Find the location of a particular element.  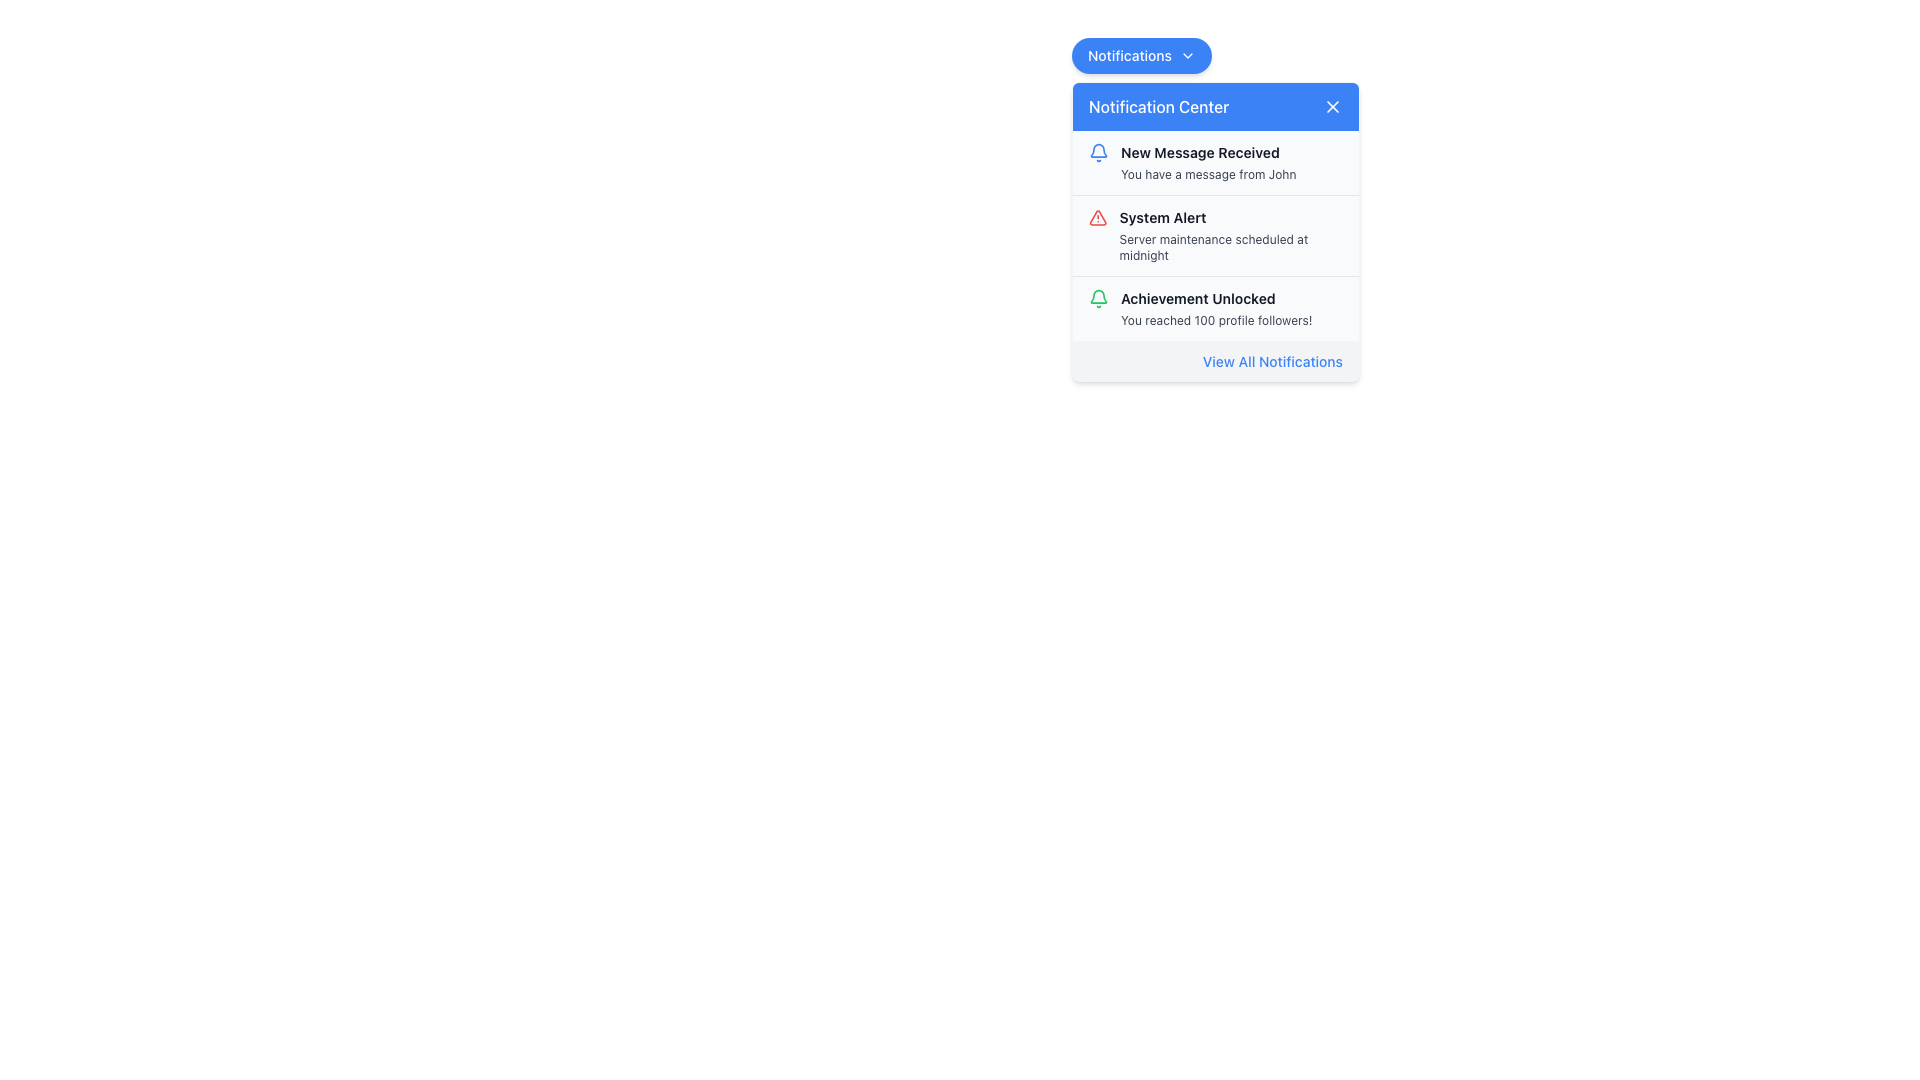

the downward-facing chevron SVG icon located immediately to the right of the 'Notifications' button is located at coordinates (1188, 55).